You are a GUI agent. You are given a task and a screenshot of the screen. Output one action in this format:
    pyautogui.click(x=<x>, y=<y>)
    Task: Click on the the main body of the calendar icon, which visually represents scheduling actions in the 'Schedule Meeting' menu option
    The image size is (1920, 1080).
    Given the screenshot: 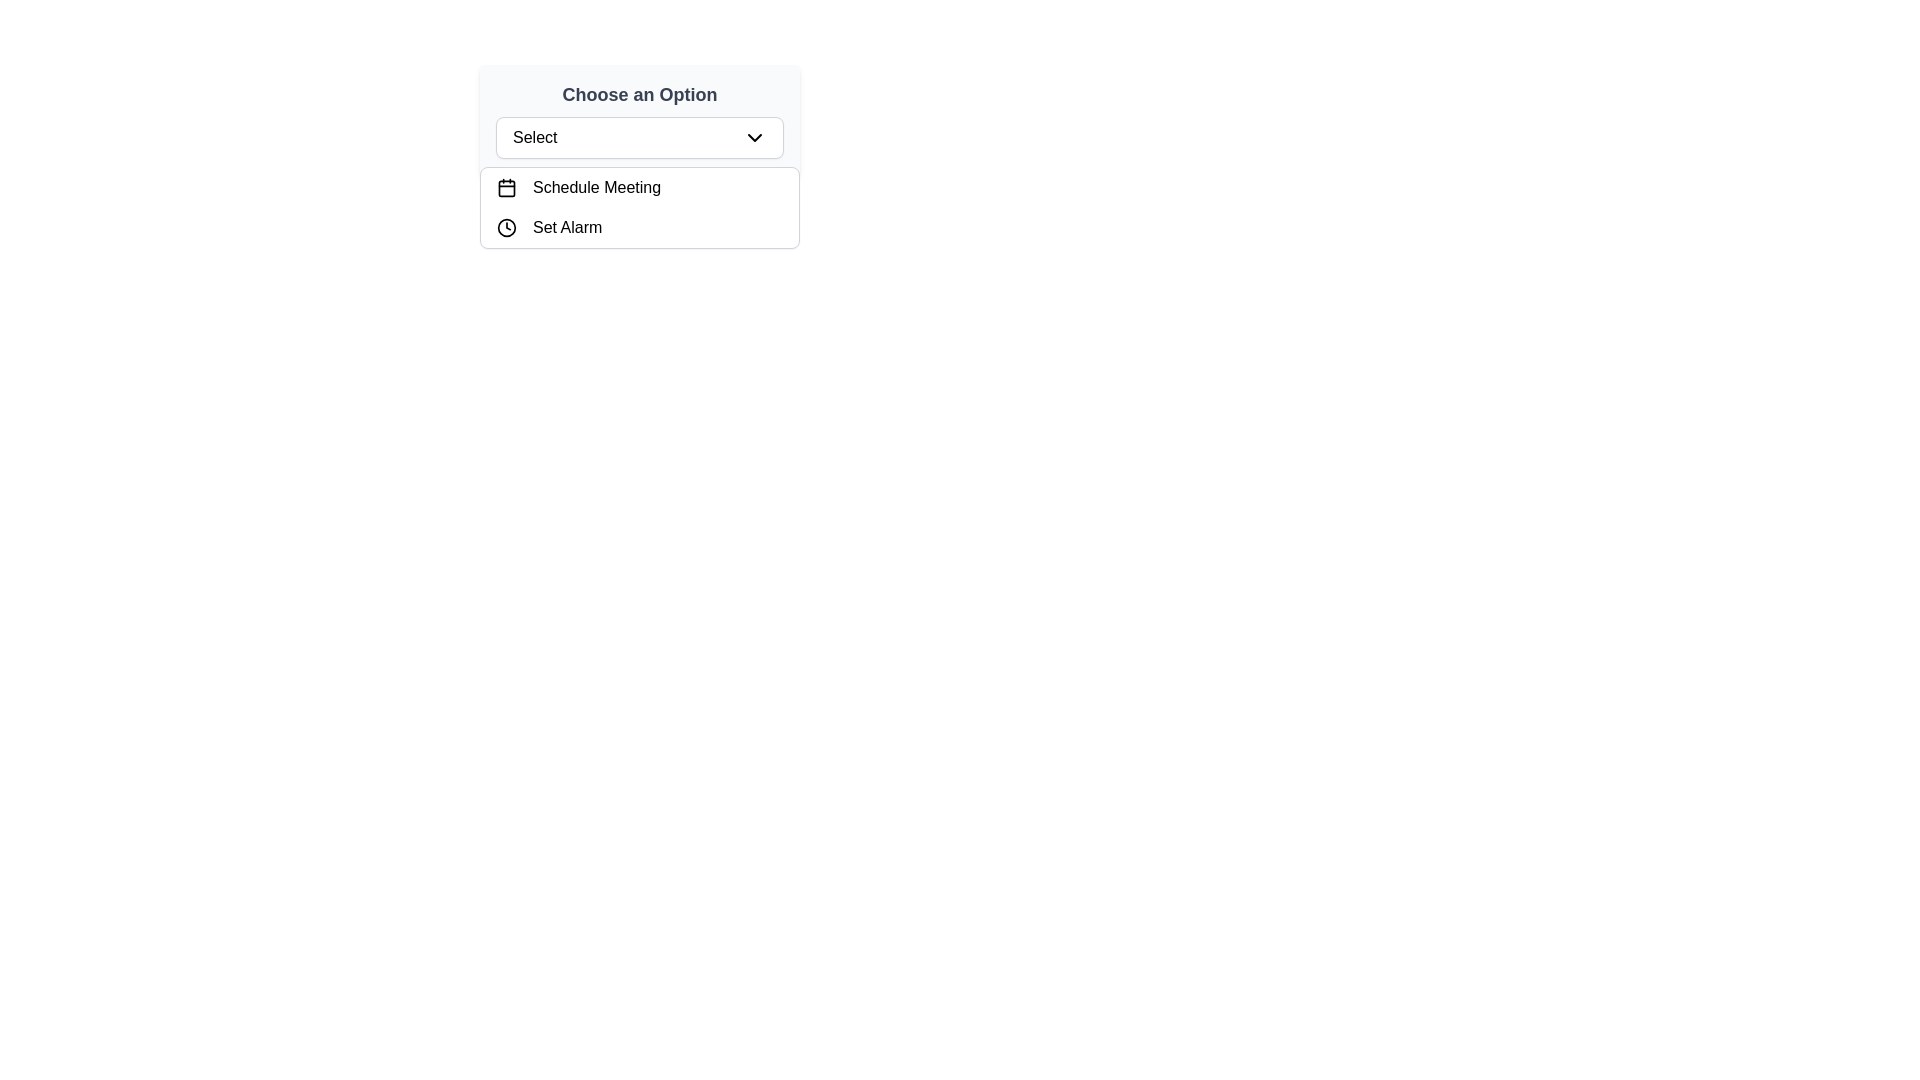 What is the action you would take?
    pyautogui.click(x=507, y=188)
    